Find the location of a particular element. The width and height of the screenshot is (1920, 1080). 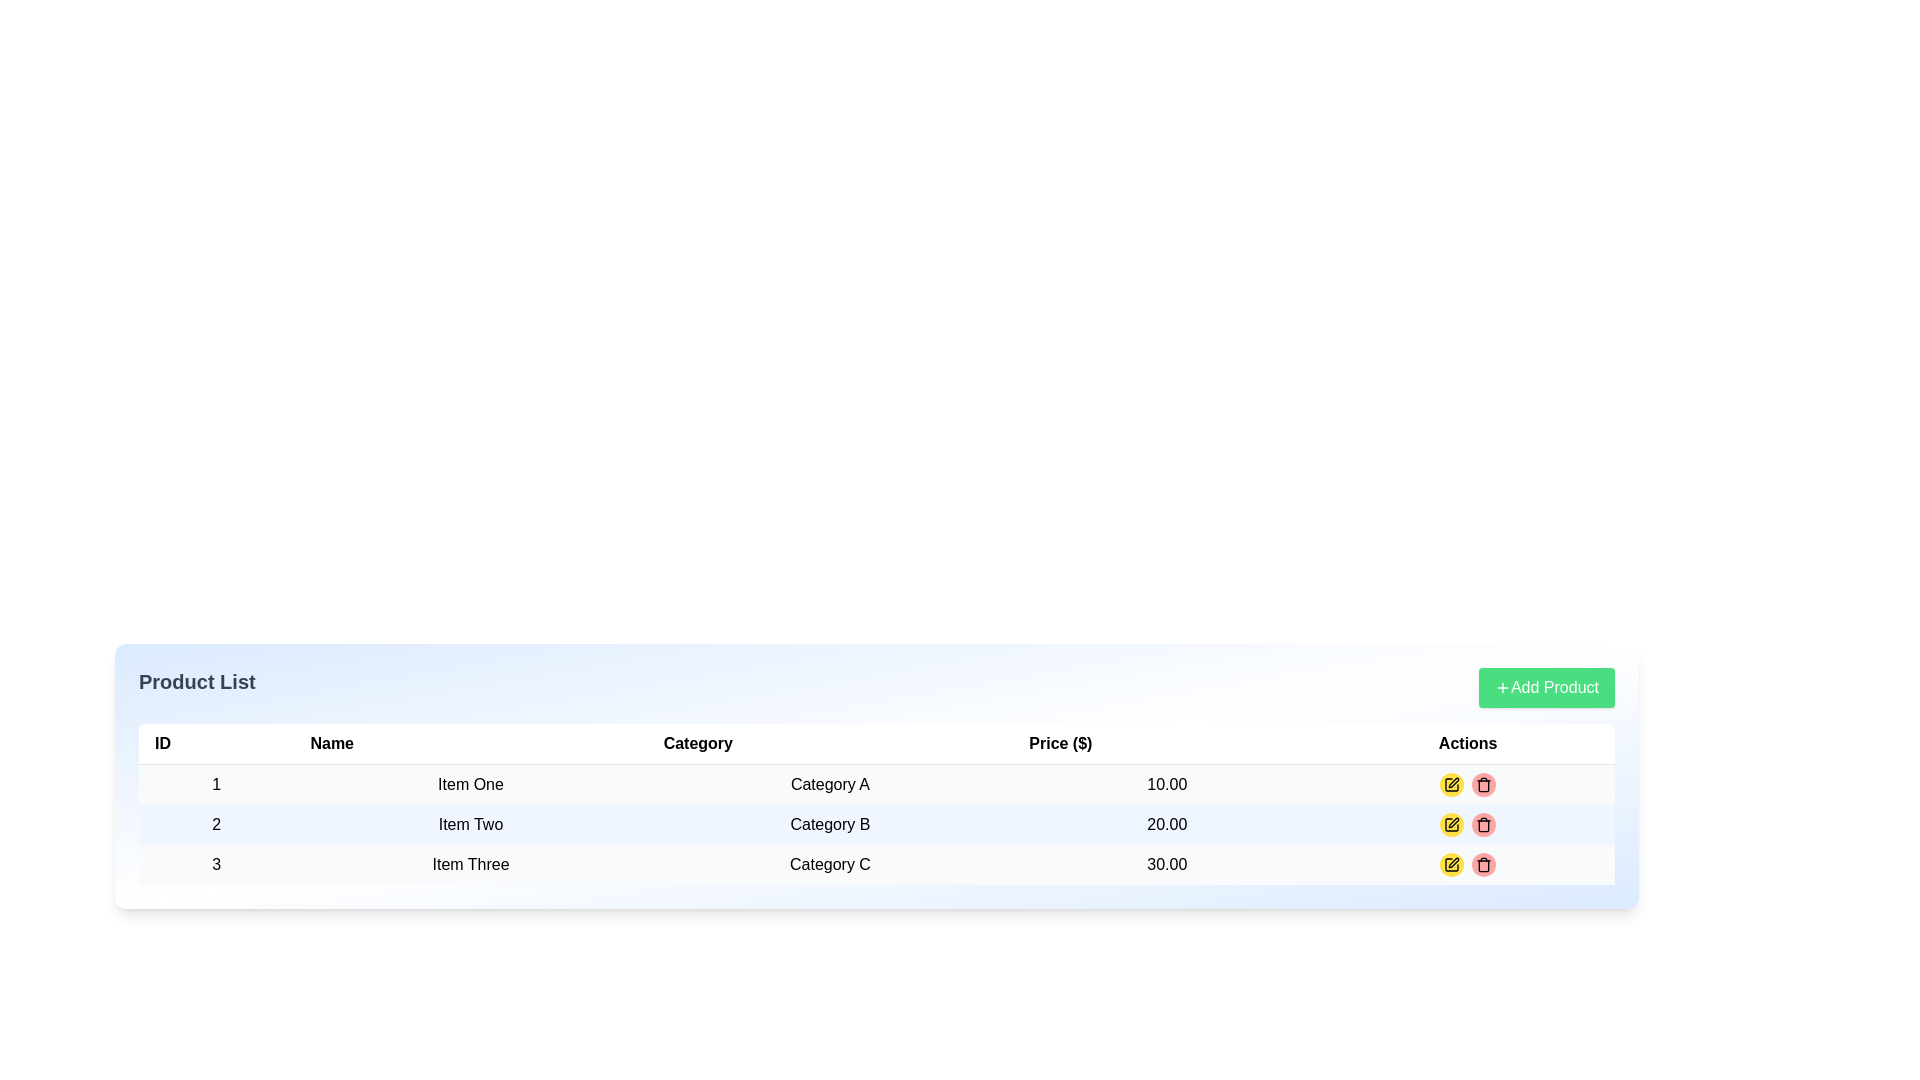

the static text display showing the price for 'Item Three' in the last column of the third row of the data table is located at coordinates (1167, 863).